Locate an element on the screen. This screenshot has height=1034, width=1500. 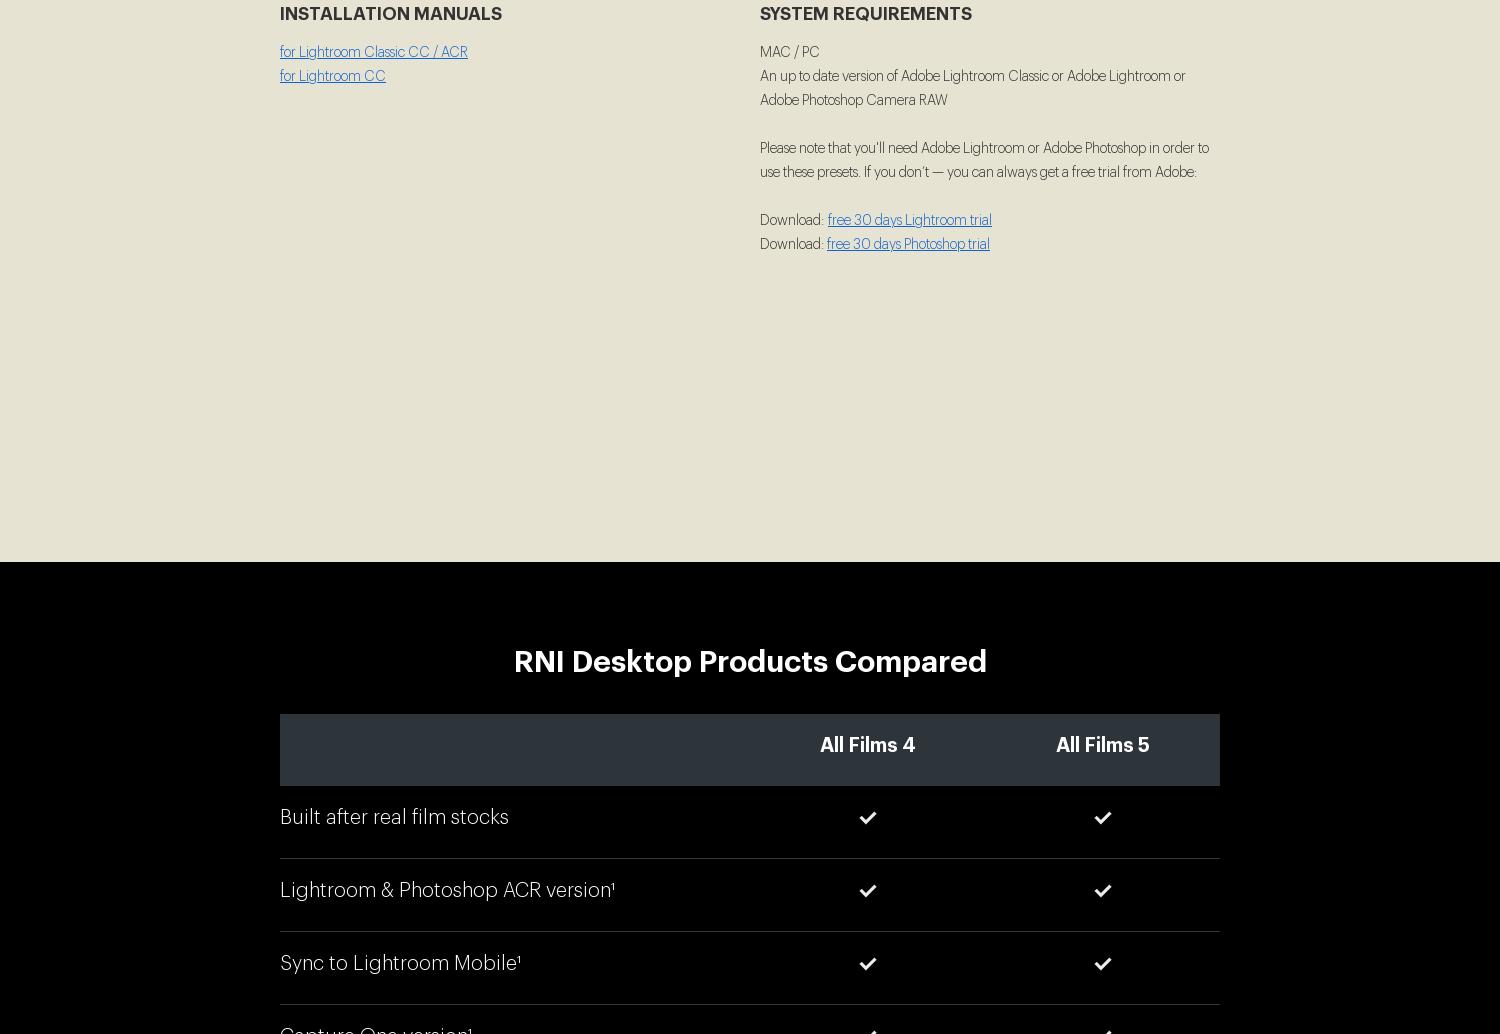
'for Lightroom Classic CC / ACR' is located at coordinates (280, 53).